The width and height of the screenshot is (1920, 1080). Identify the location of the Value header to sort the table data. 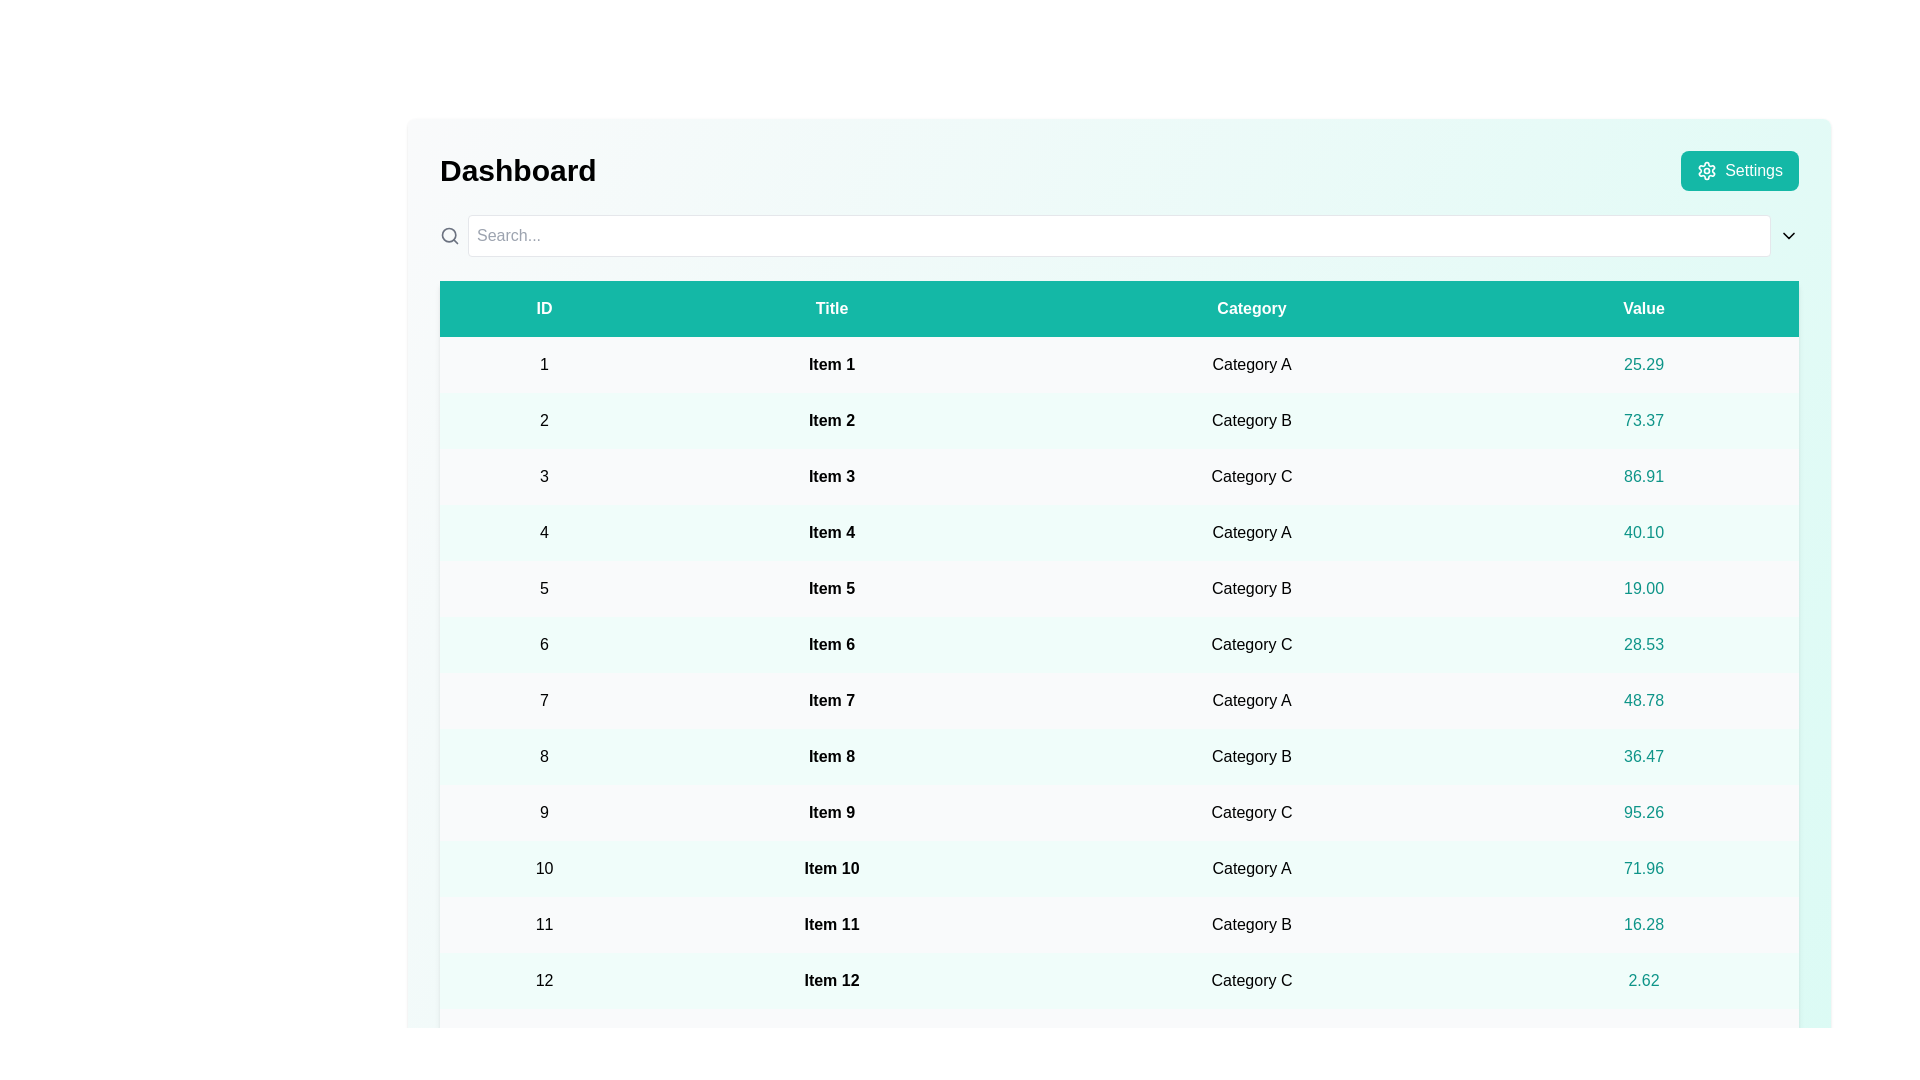
(1644, 308).